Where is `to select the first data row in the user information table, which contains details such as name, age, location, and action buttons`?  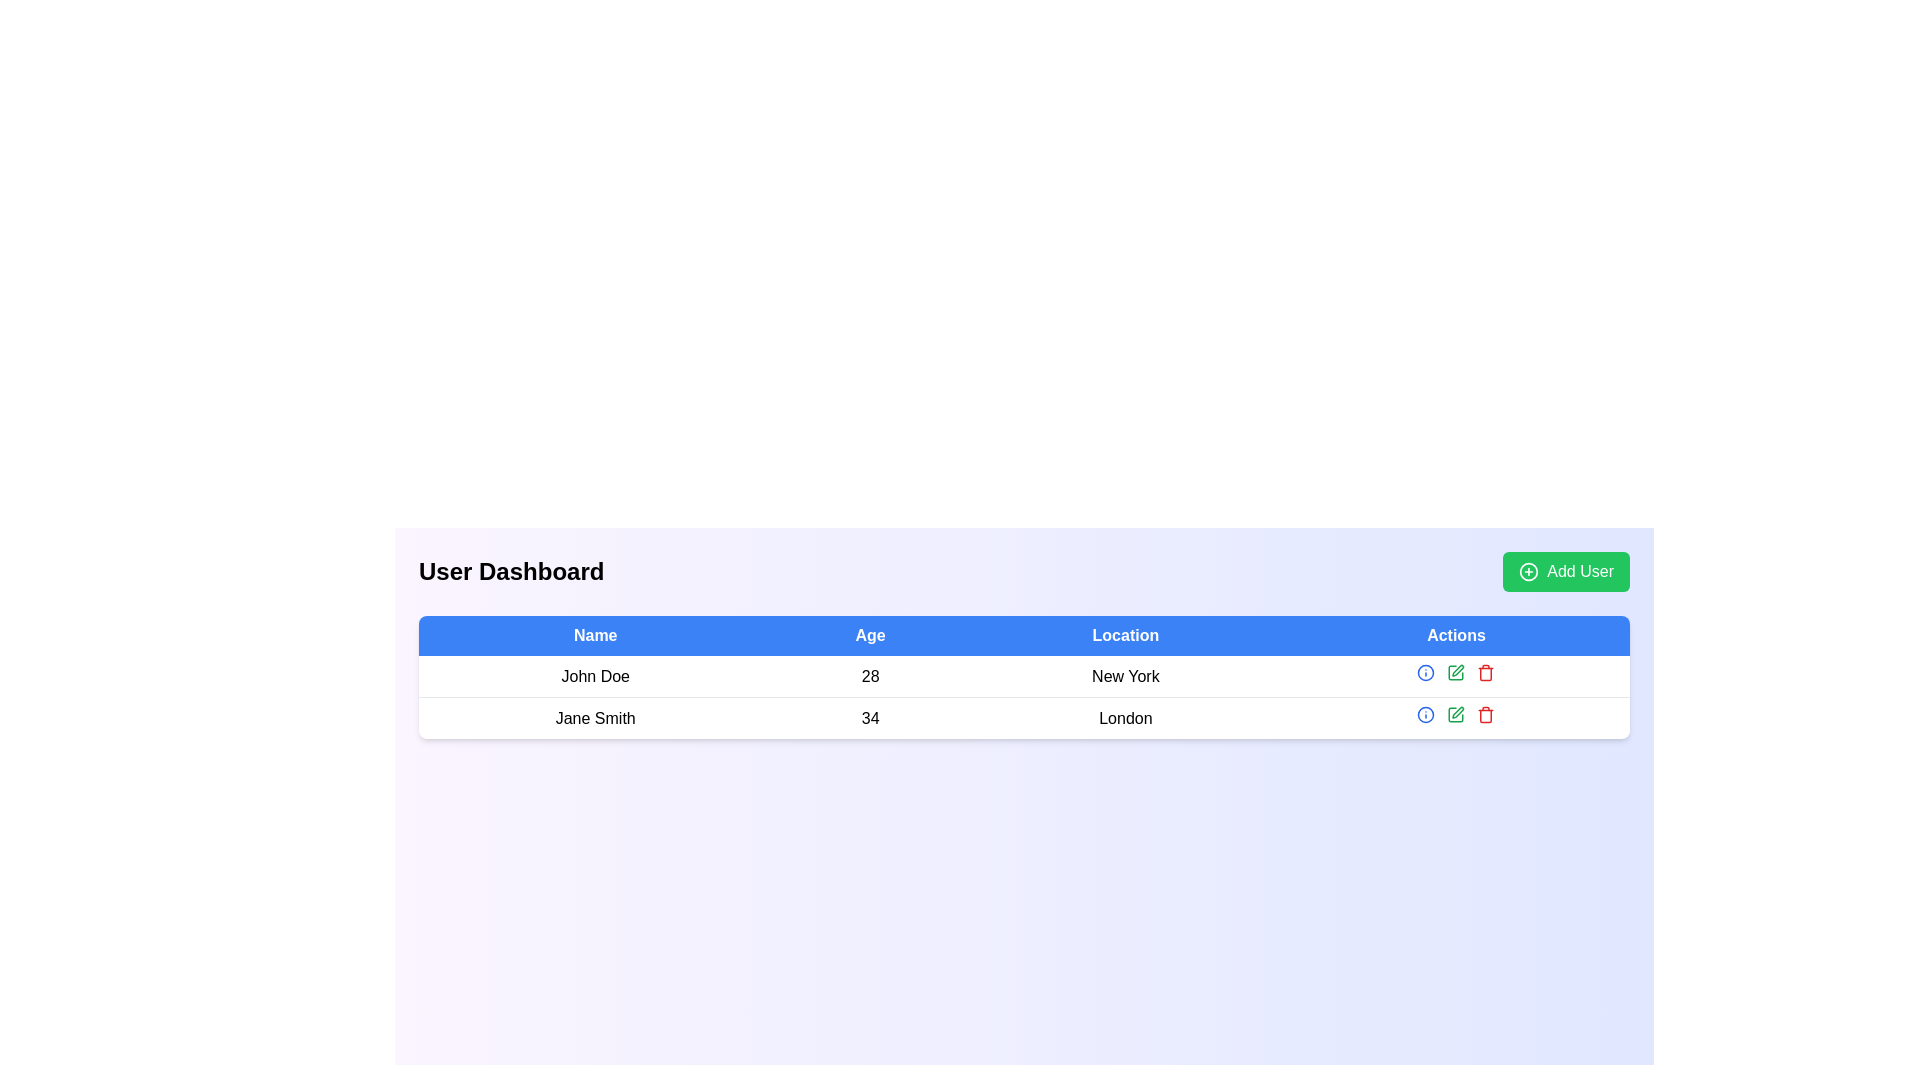 to select the first data row in the user information table, which contains details such as name, age, location, and action buttons is located at coordinates (1024, 696).